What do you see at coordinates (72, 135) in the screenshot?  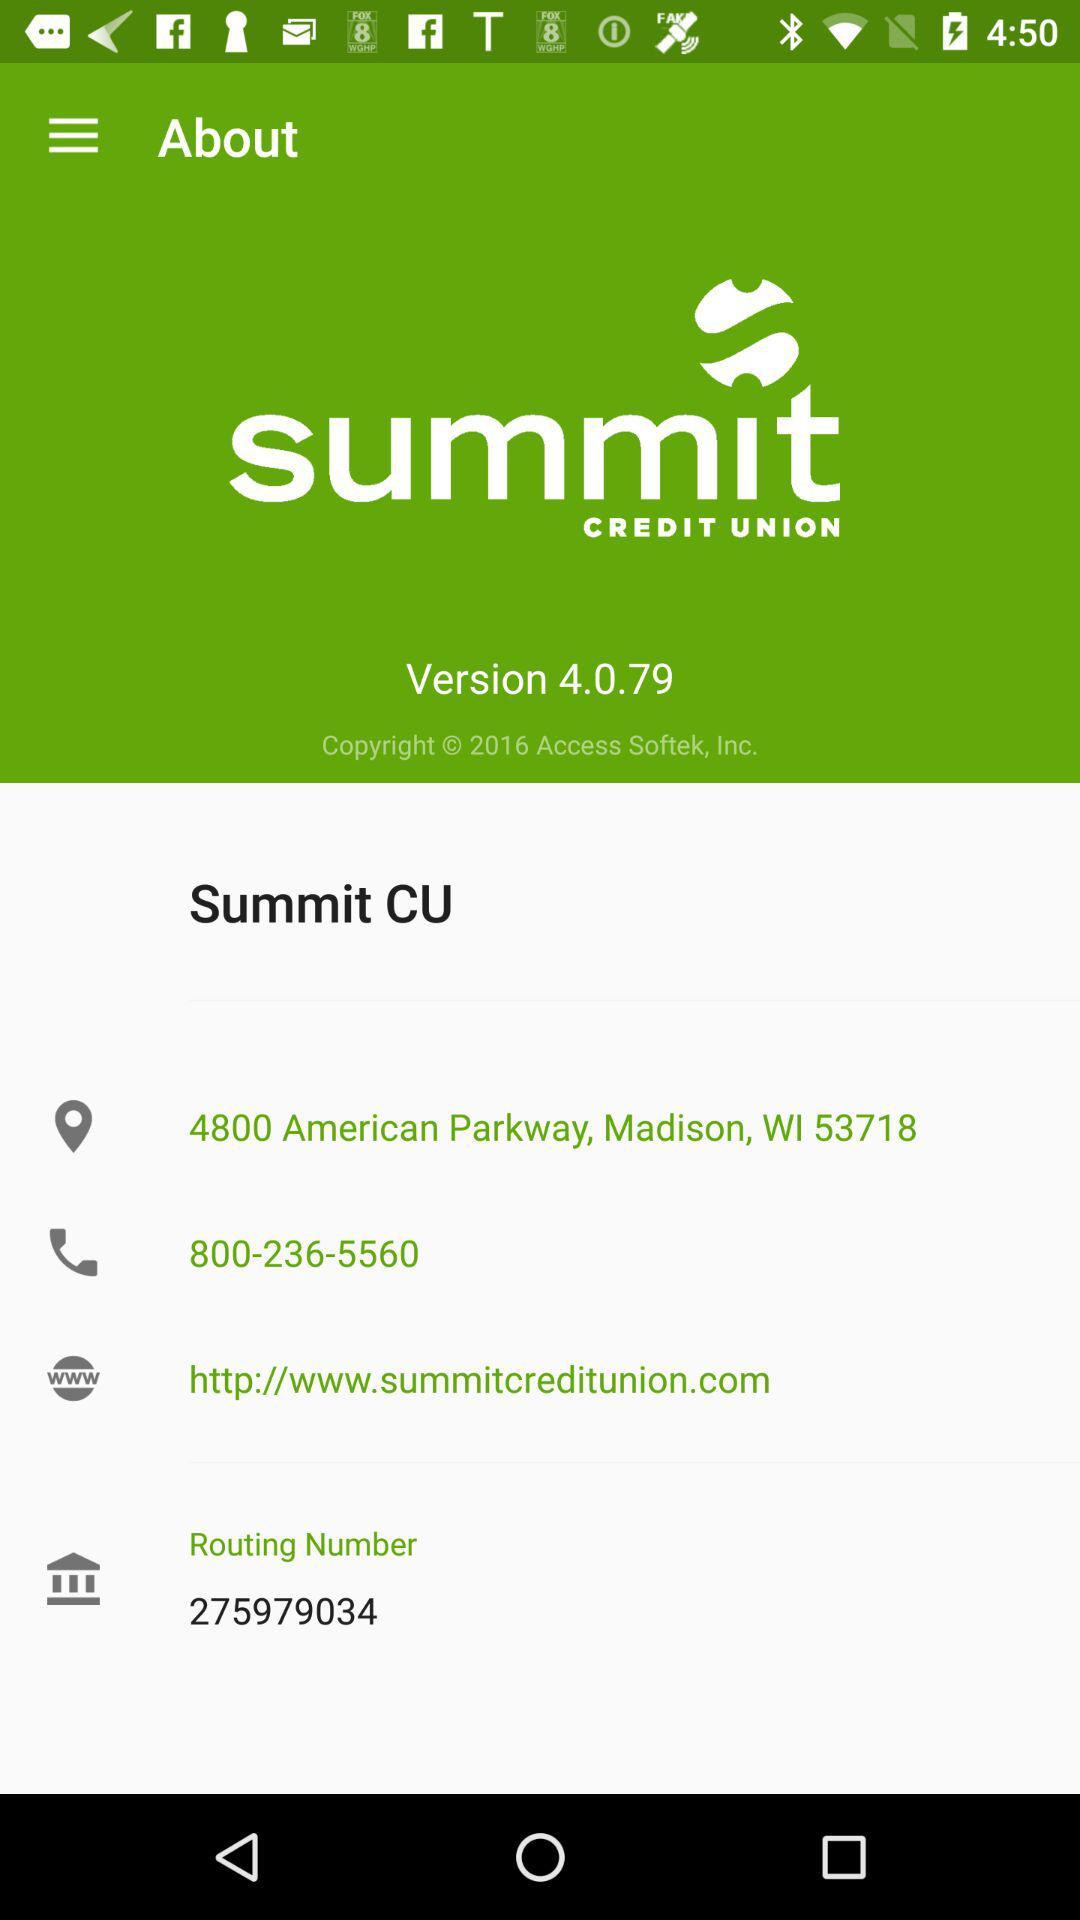 I see `app to the left of about icon` at bounding box center [72, 135].